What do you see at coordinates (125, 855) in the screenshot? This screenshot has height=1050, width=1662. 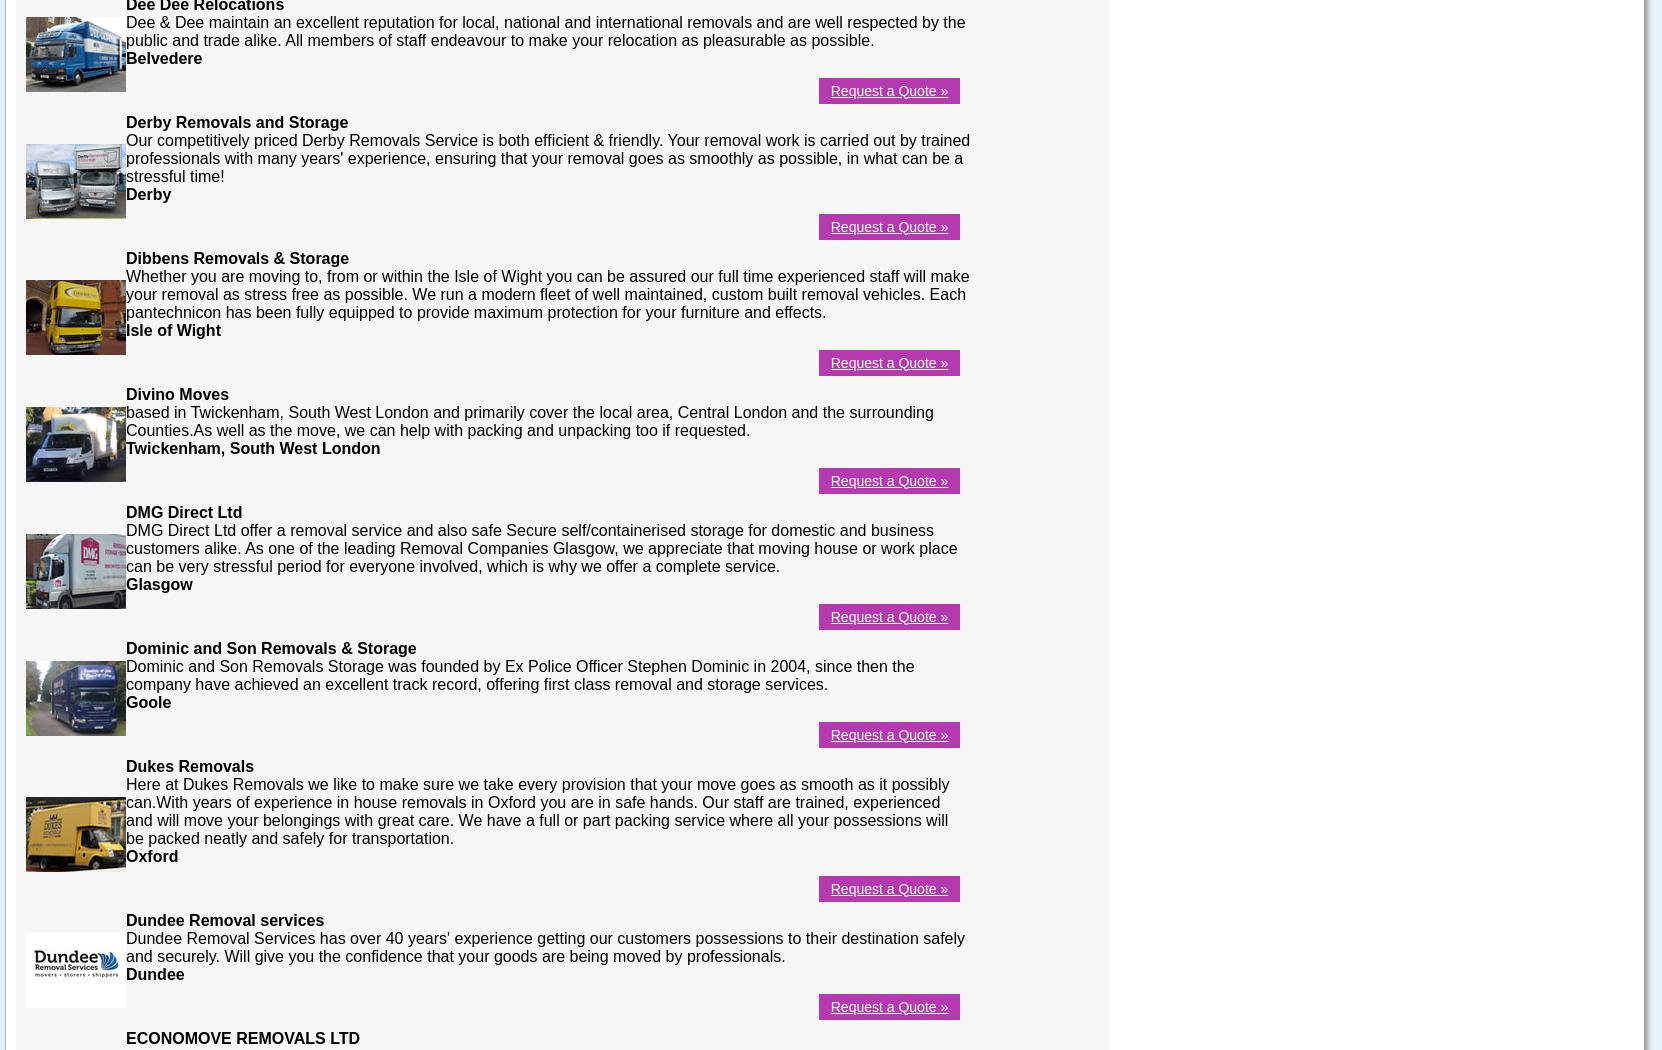 I see `'Oxford'` at bounding box center [125, 855].